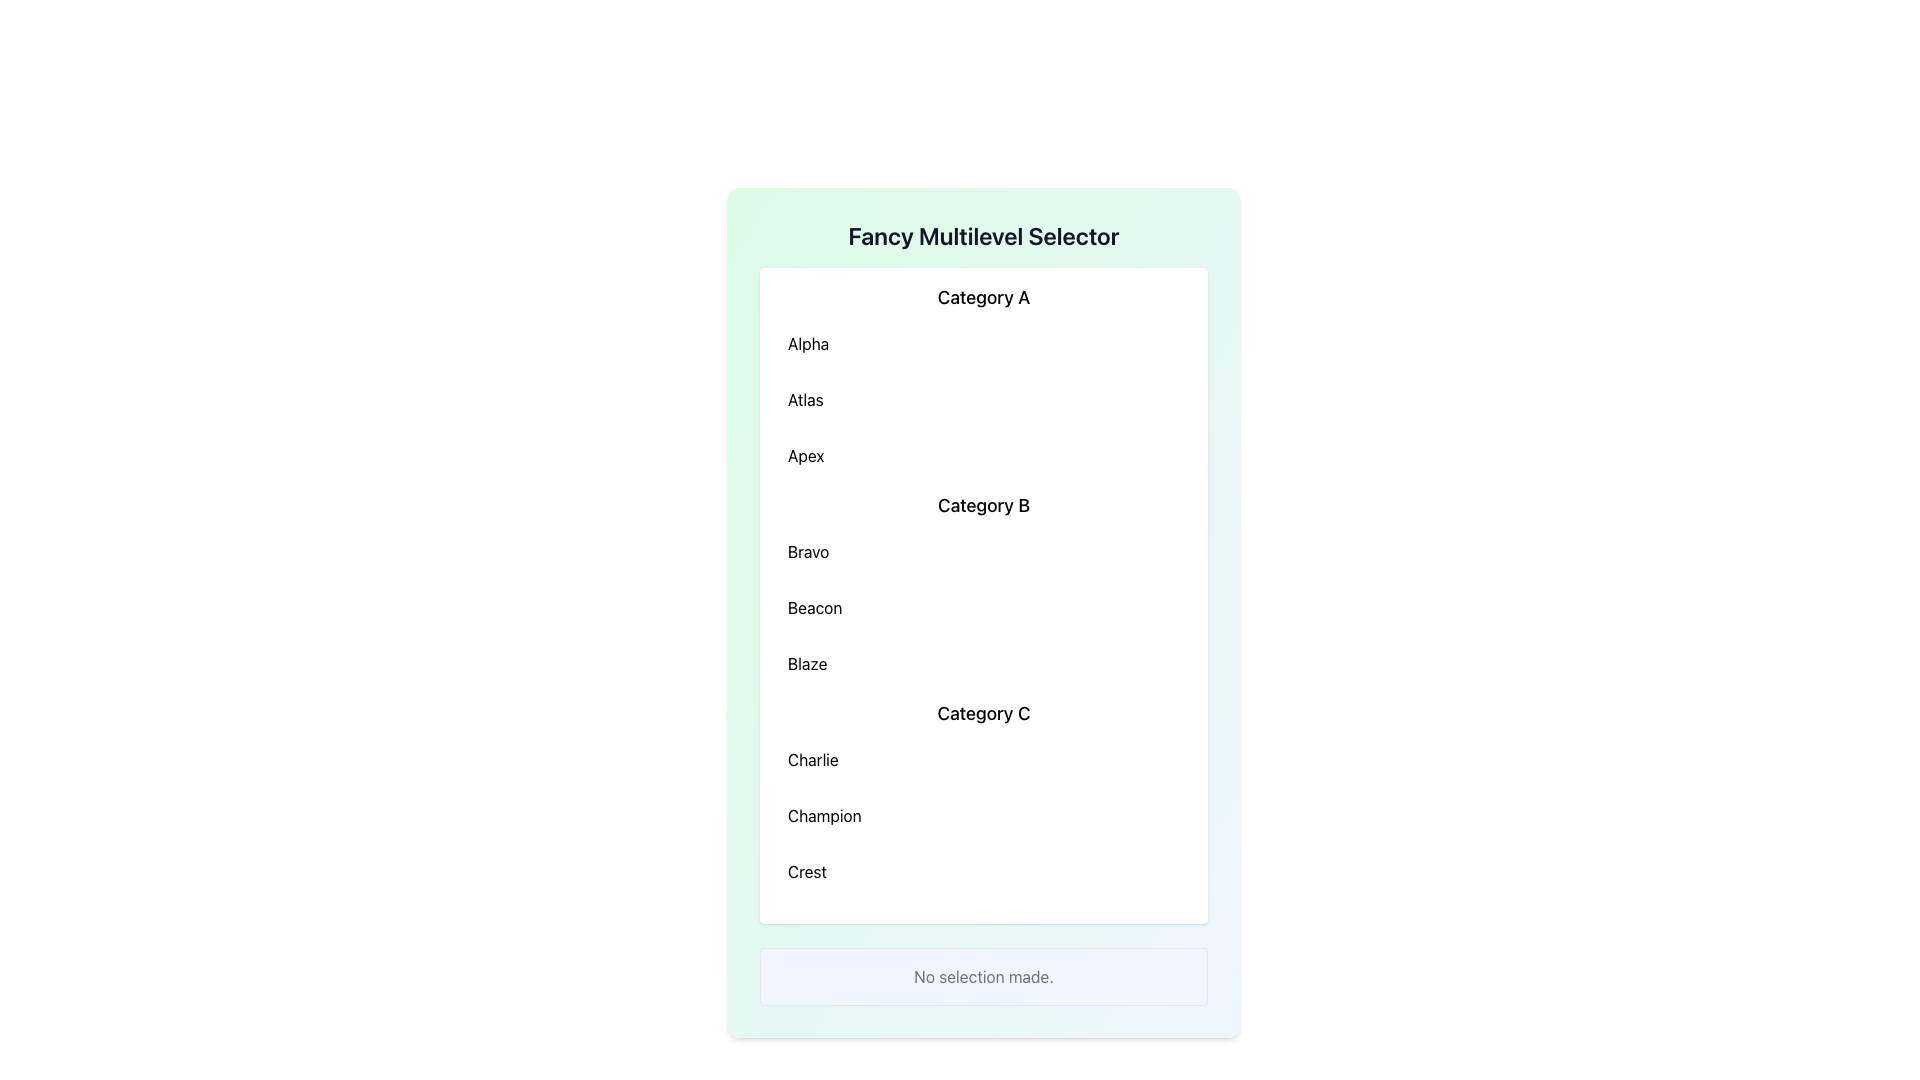 The width and height of the screenshot is (1920, 1080). I want to click on the first button-like list item labeled 'Alpha' under 'Category A' to potentially activate a related action, so click(983, 342).